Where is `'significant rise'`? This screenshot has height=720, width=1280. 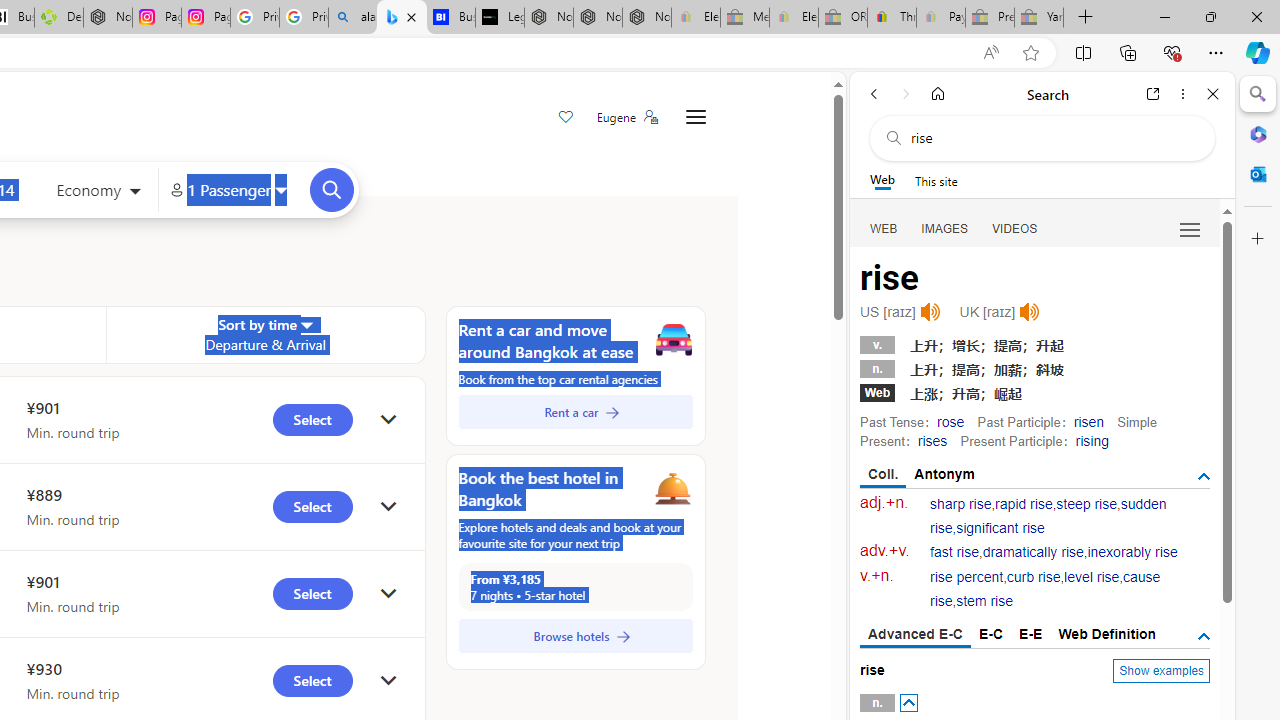
'significant rise' is located at coordinates (1000, 527).